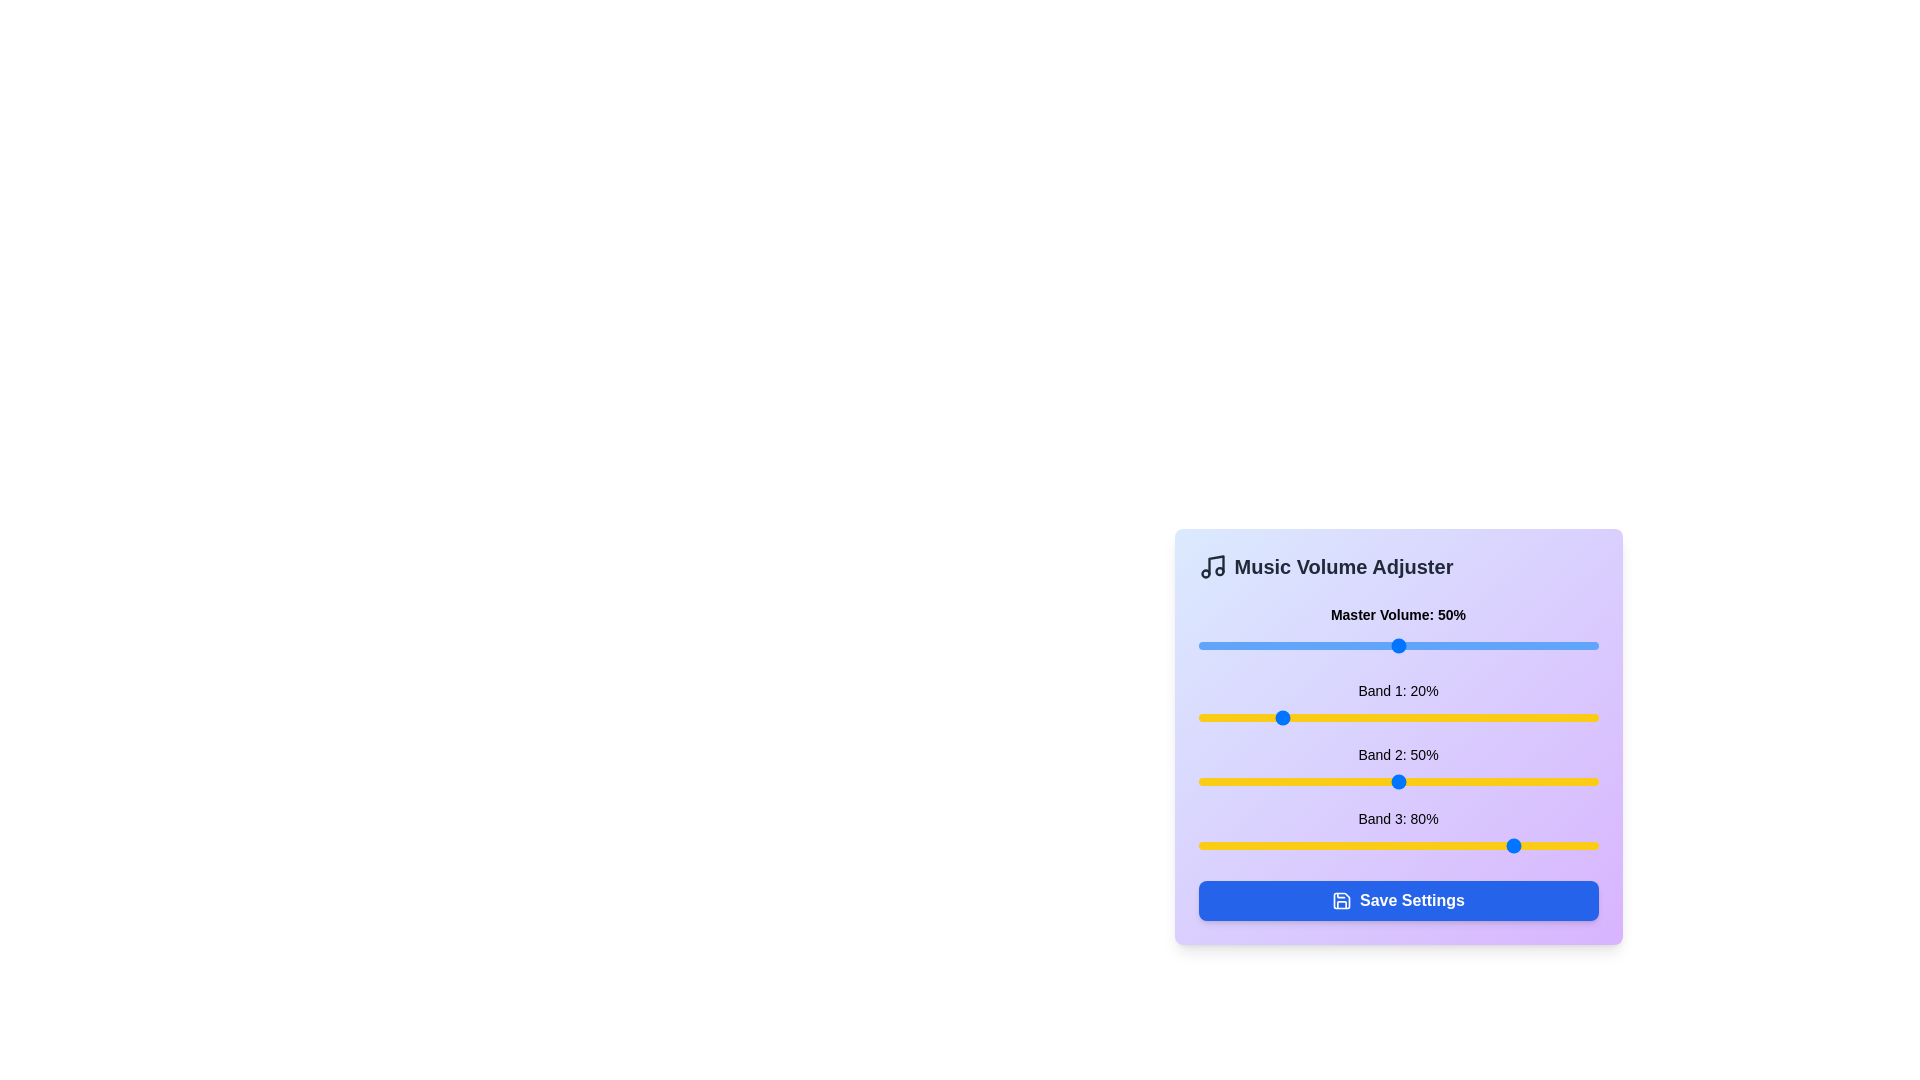 This screenshot has height=1080, width=1920. Describe the element at coordinates (1498, 845) in the screenshot. I see `Band 3` at that location.